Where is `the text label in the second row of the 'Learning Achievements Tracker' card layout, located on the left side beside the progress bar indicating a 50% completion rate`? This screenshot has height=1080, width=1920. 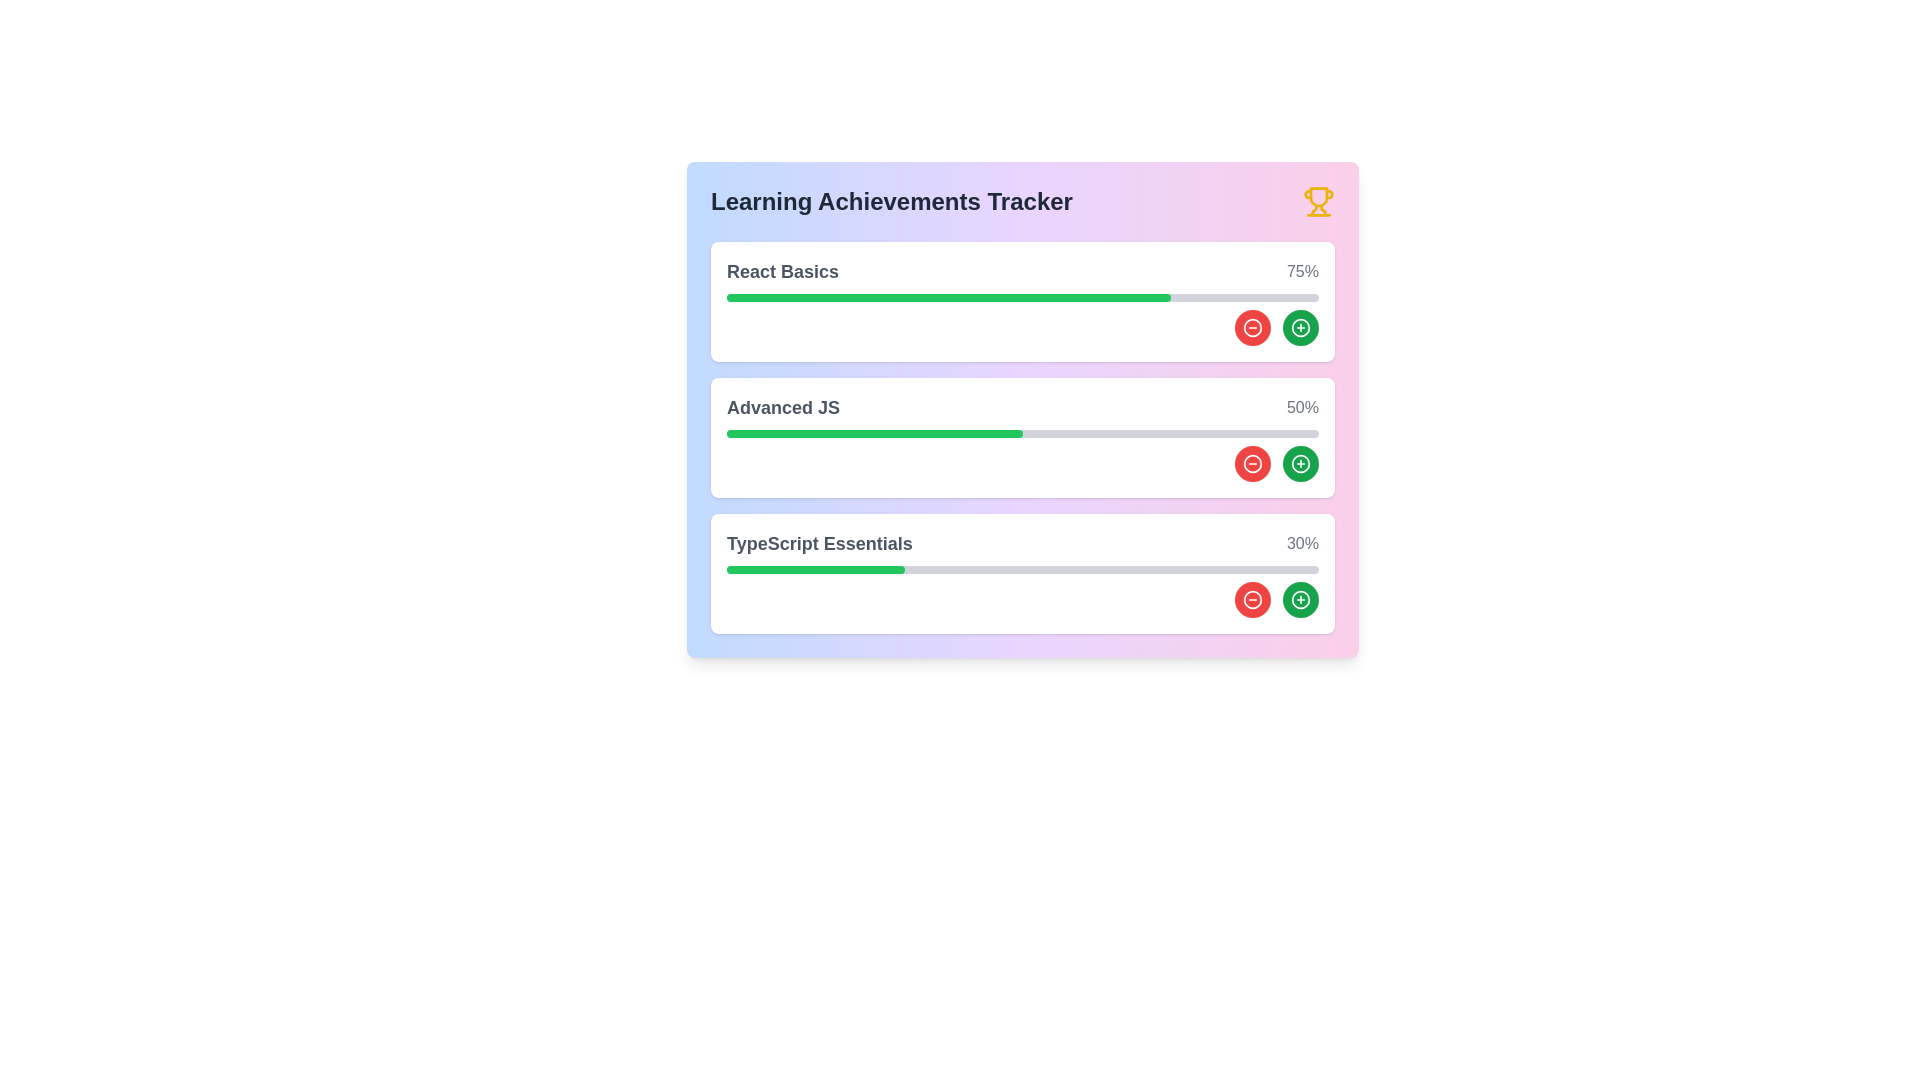 the text label in the second row of the 'Learning Achievements Tracker' card layout, located on the left side beside the progress bar indicating a 50% completion rate is located at coordinates (782, 407).